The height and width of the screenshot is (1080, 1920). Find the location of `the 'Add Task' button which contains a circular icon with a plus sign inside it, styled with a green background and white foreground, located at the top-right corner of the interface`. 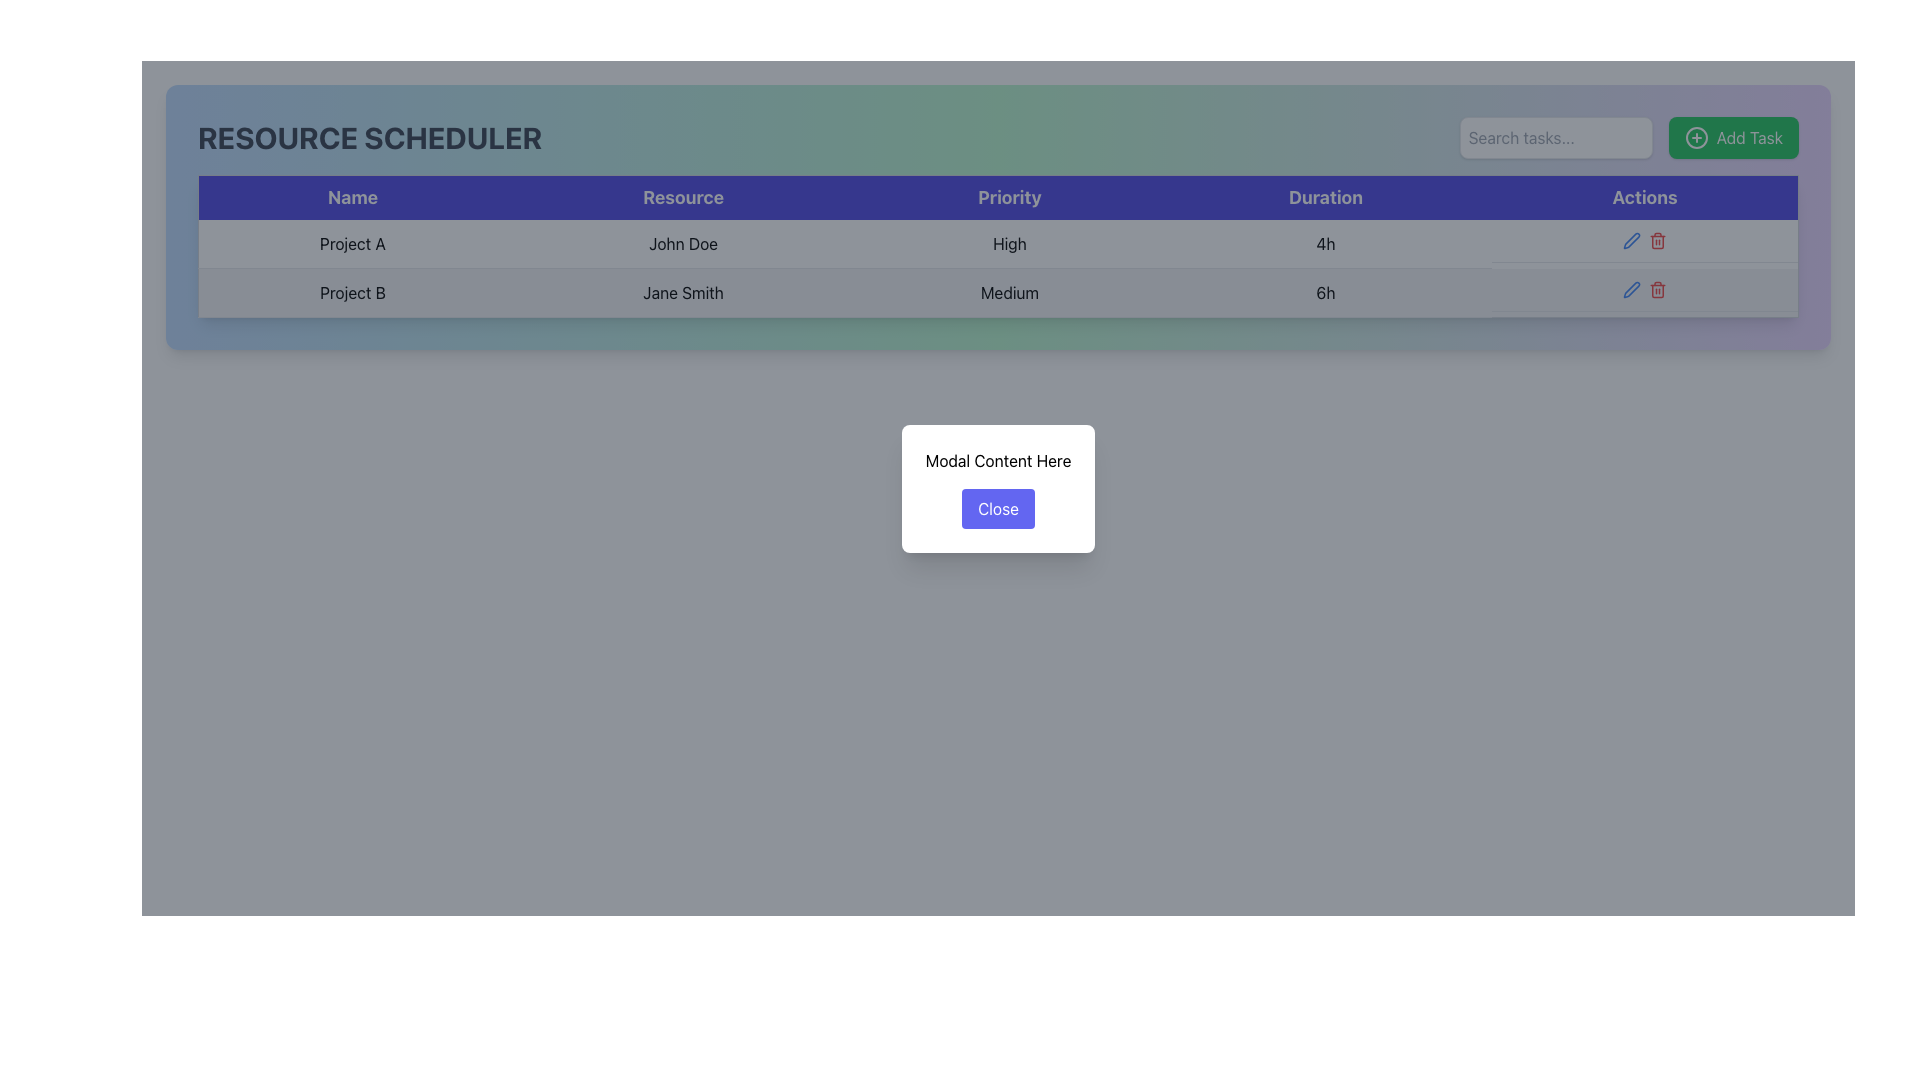

the 'Add Task' button which contains a circular icon with a plus sign inside it, styled with a green background and white foreground, located at the top-right corner of the interface is located at coordinates (1695, 137).